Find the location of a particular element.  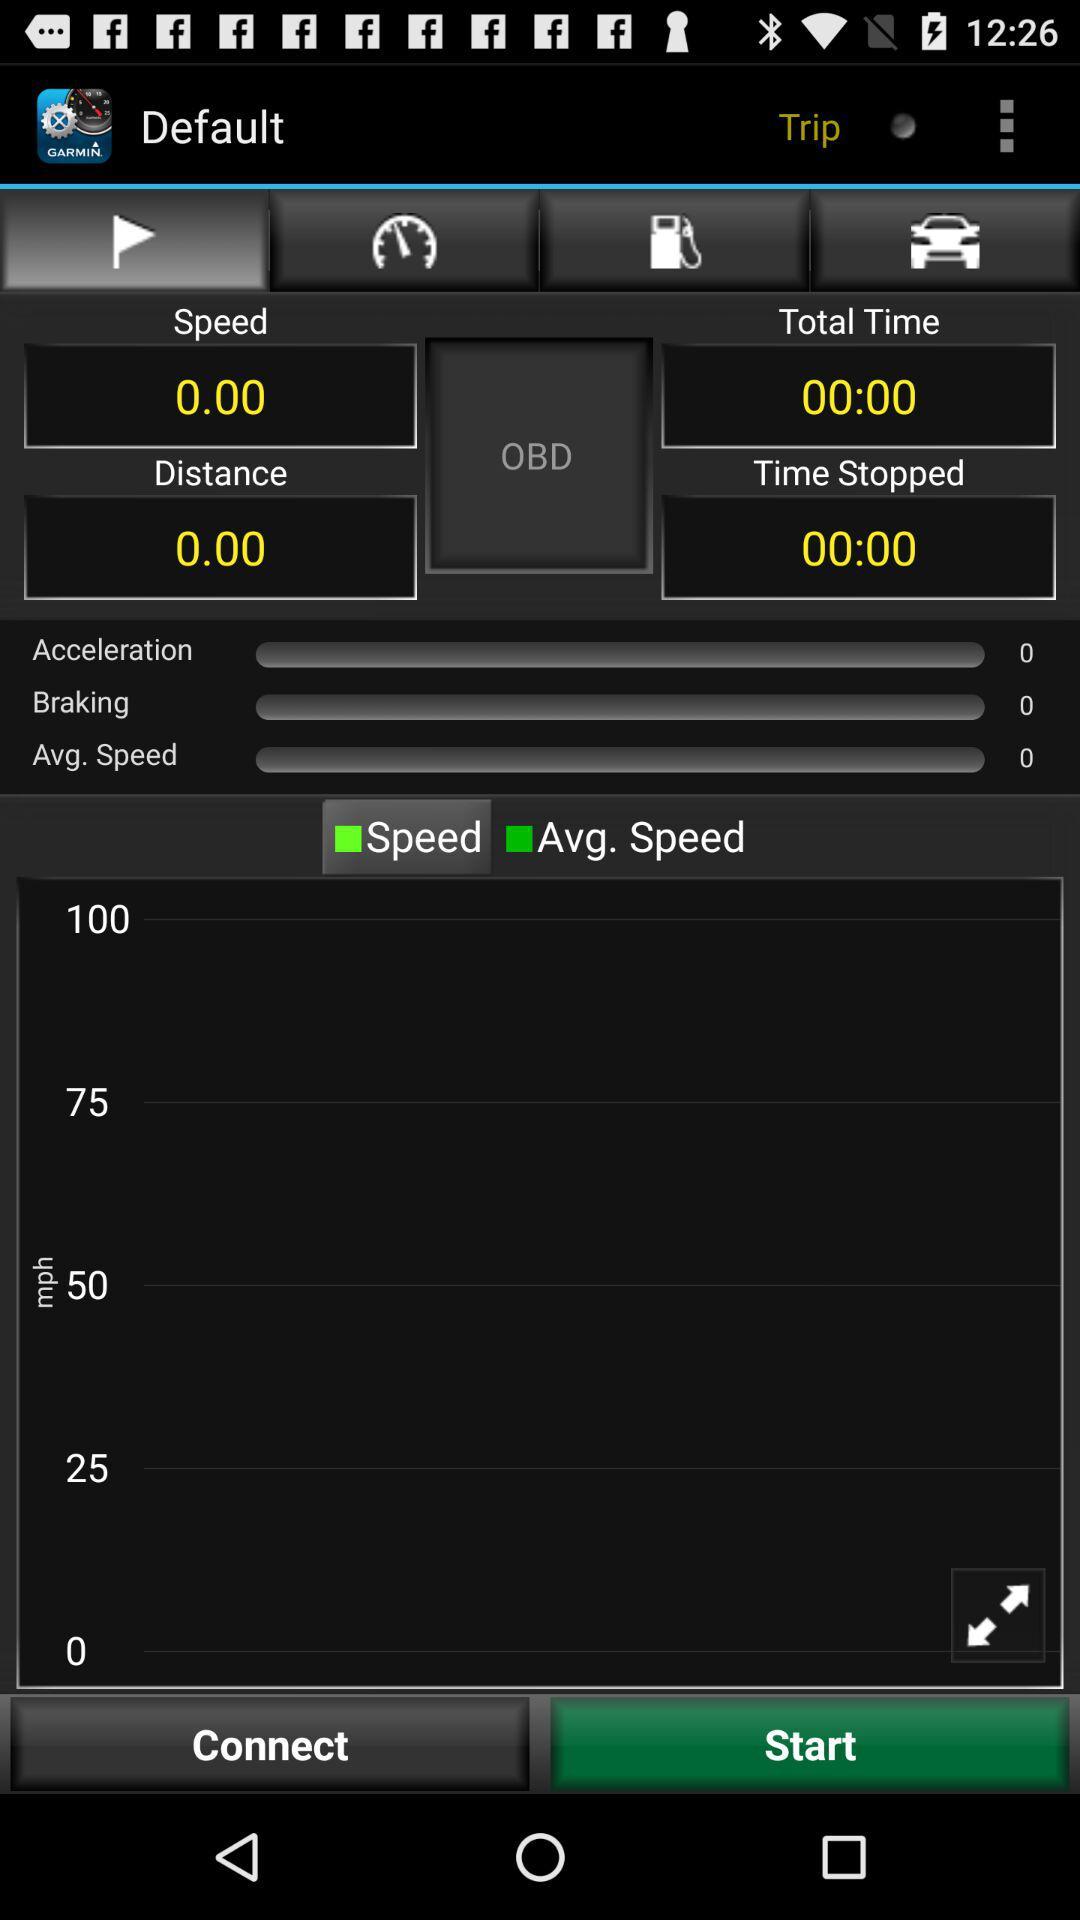

full screen is located at coordinates (1011, 1628).